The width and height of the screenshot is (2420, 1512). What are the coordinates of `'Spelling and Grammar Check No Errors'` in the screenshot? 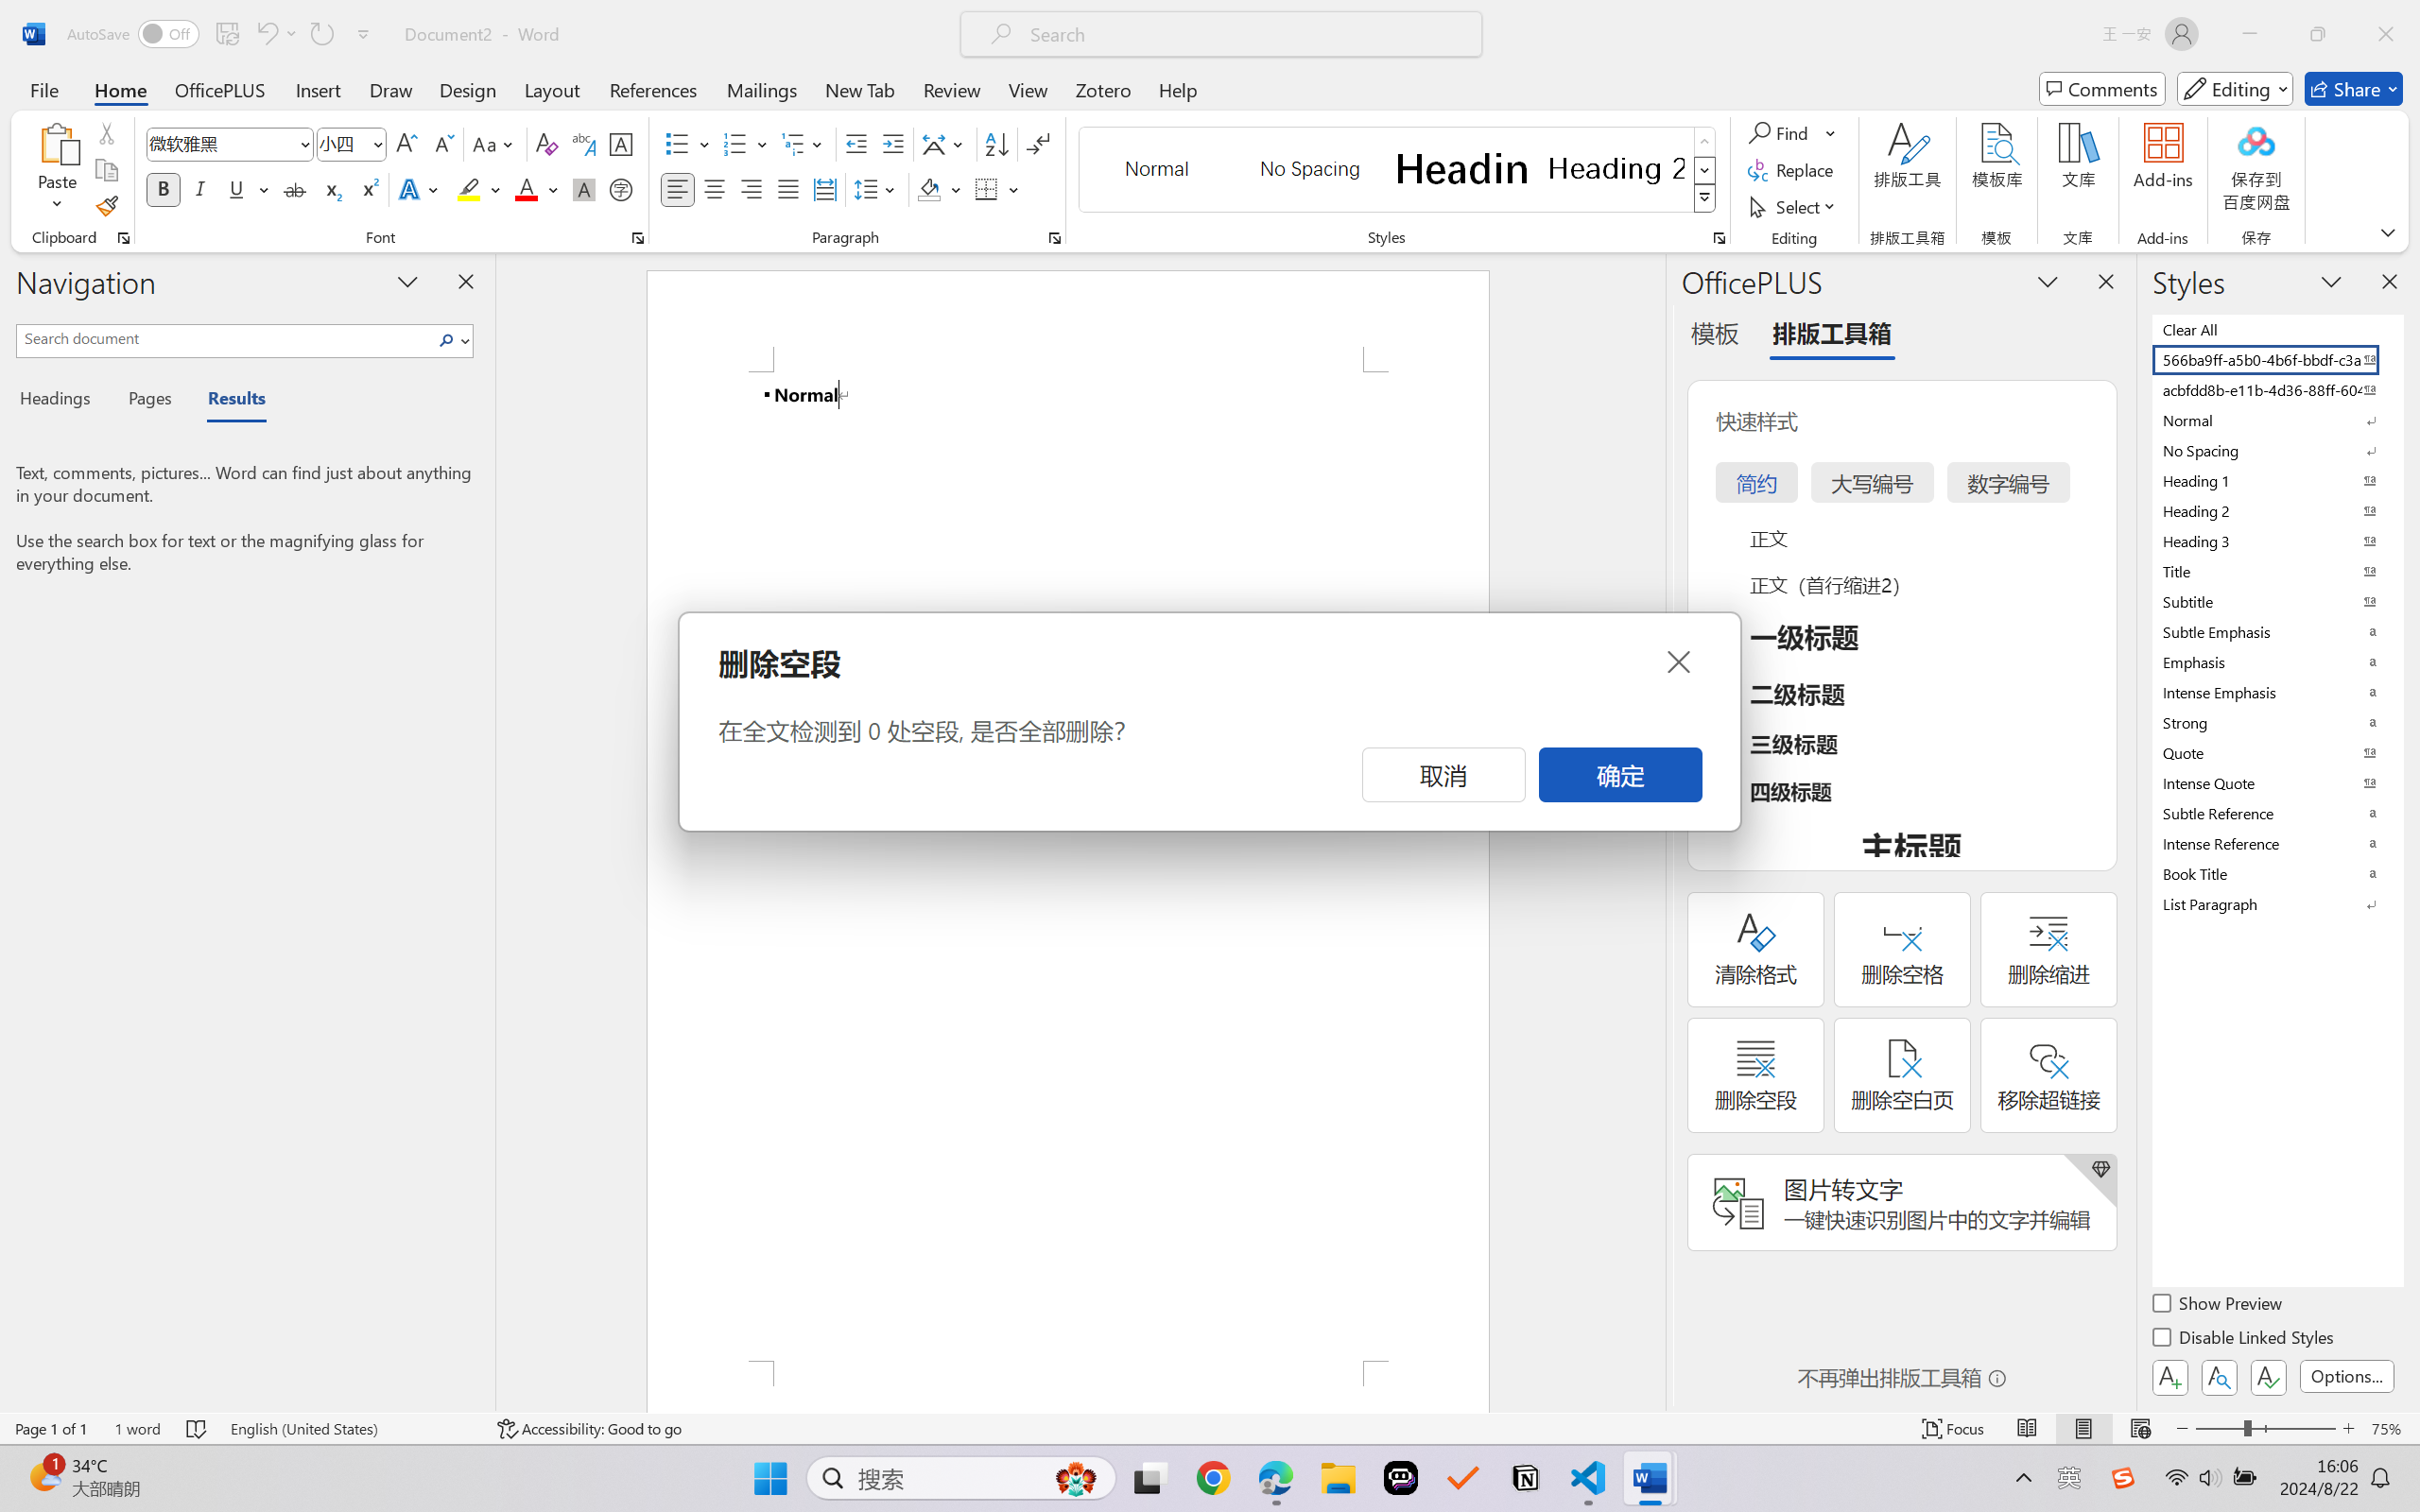 It's located at (197, 1428).